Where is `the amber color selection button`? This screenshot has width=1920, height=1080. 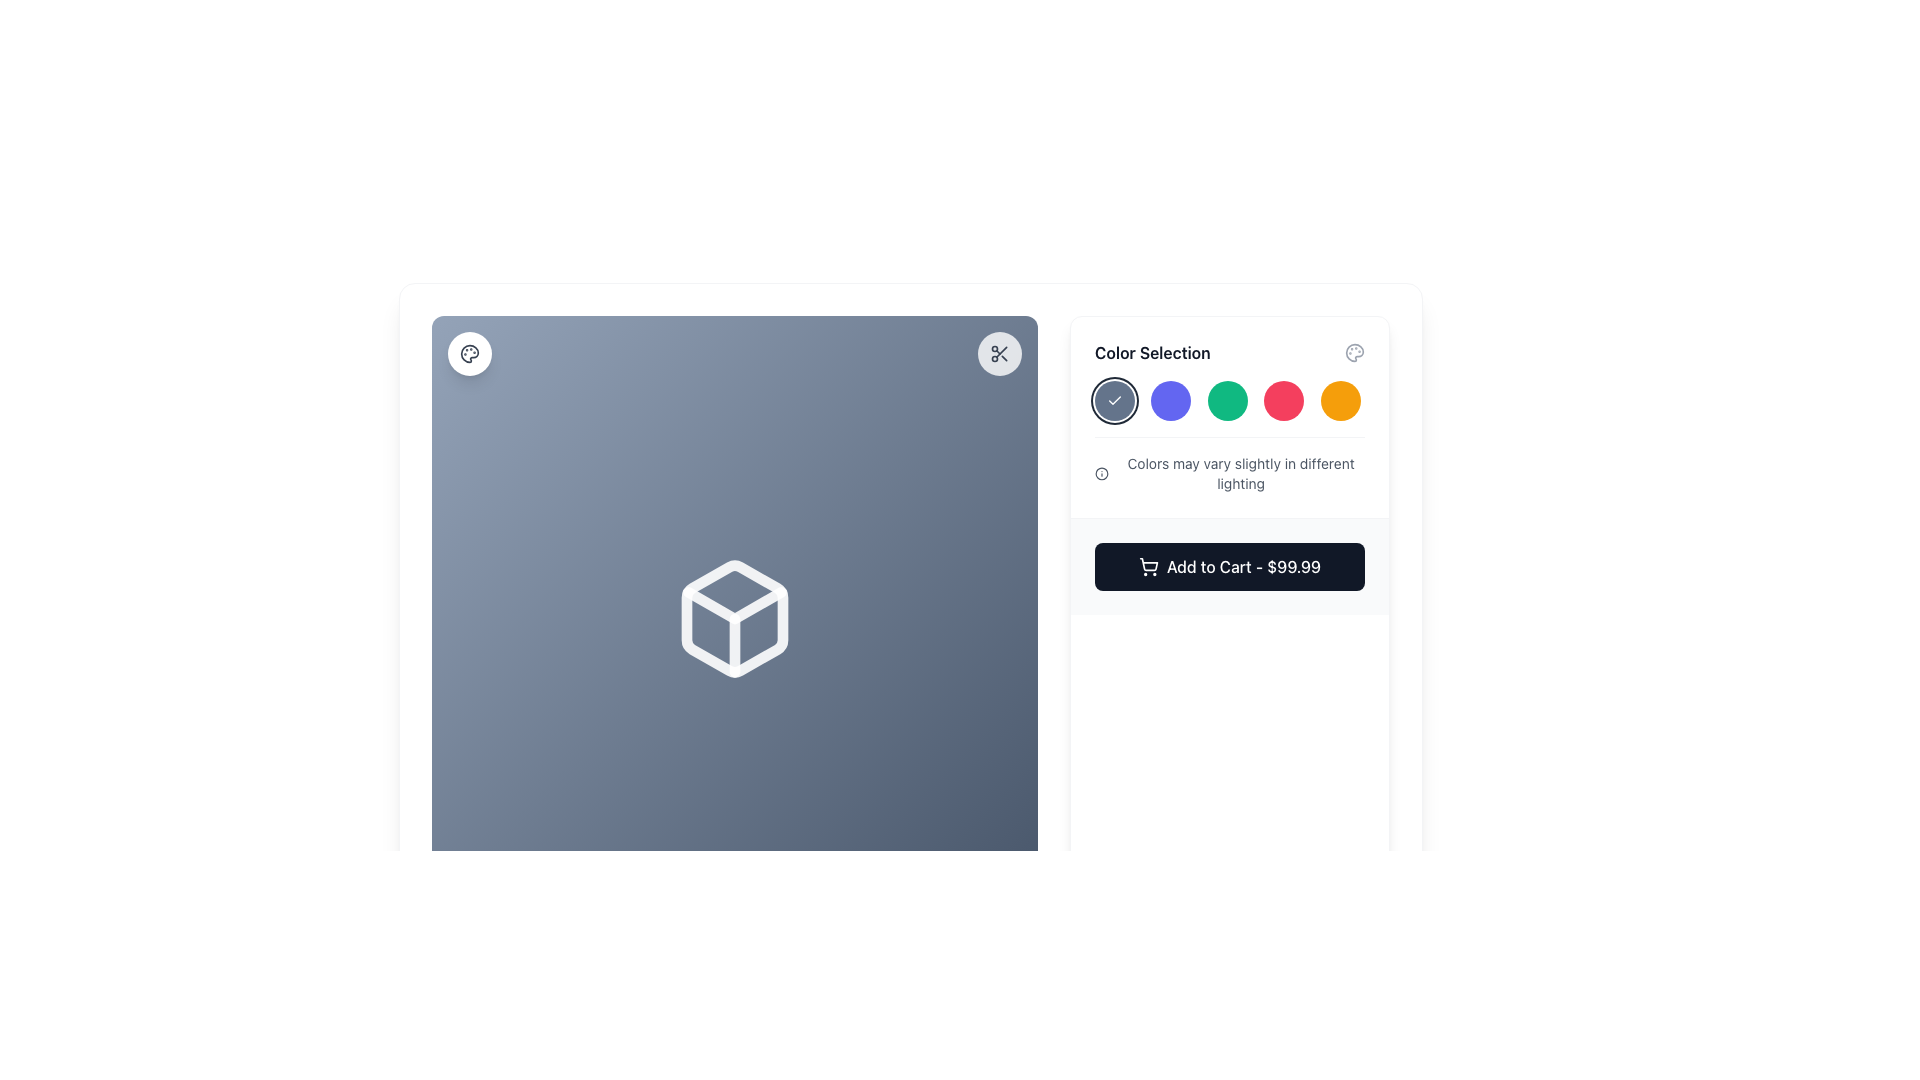 the amber color selection button is located at coordinates (1340, 401).